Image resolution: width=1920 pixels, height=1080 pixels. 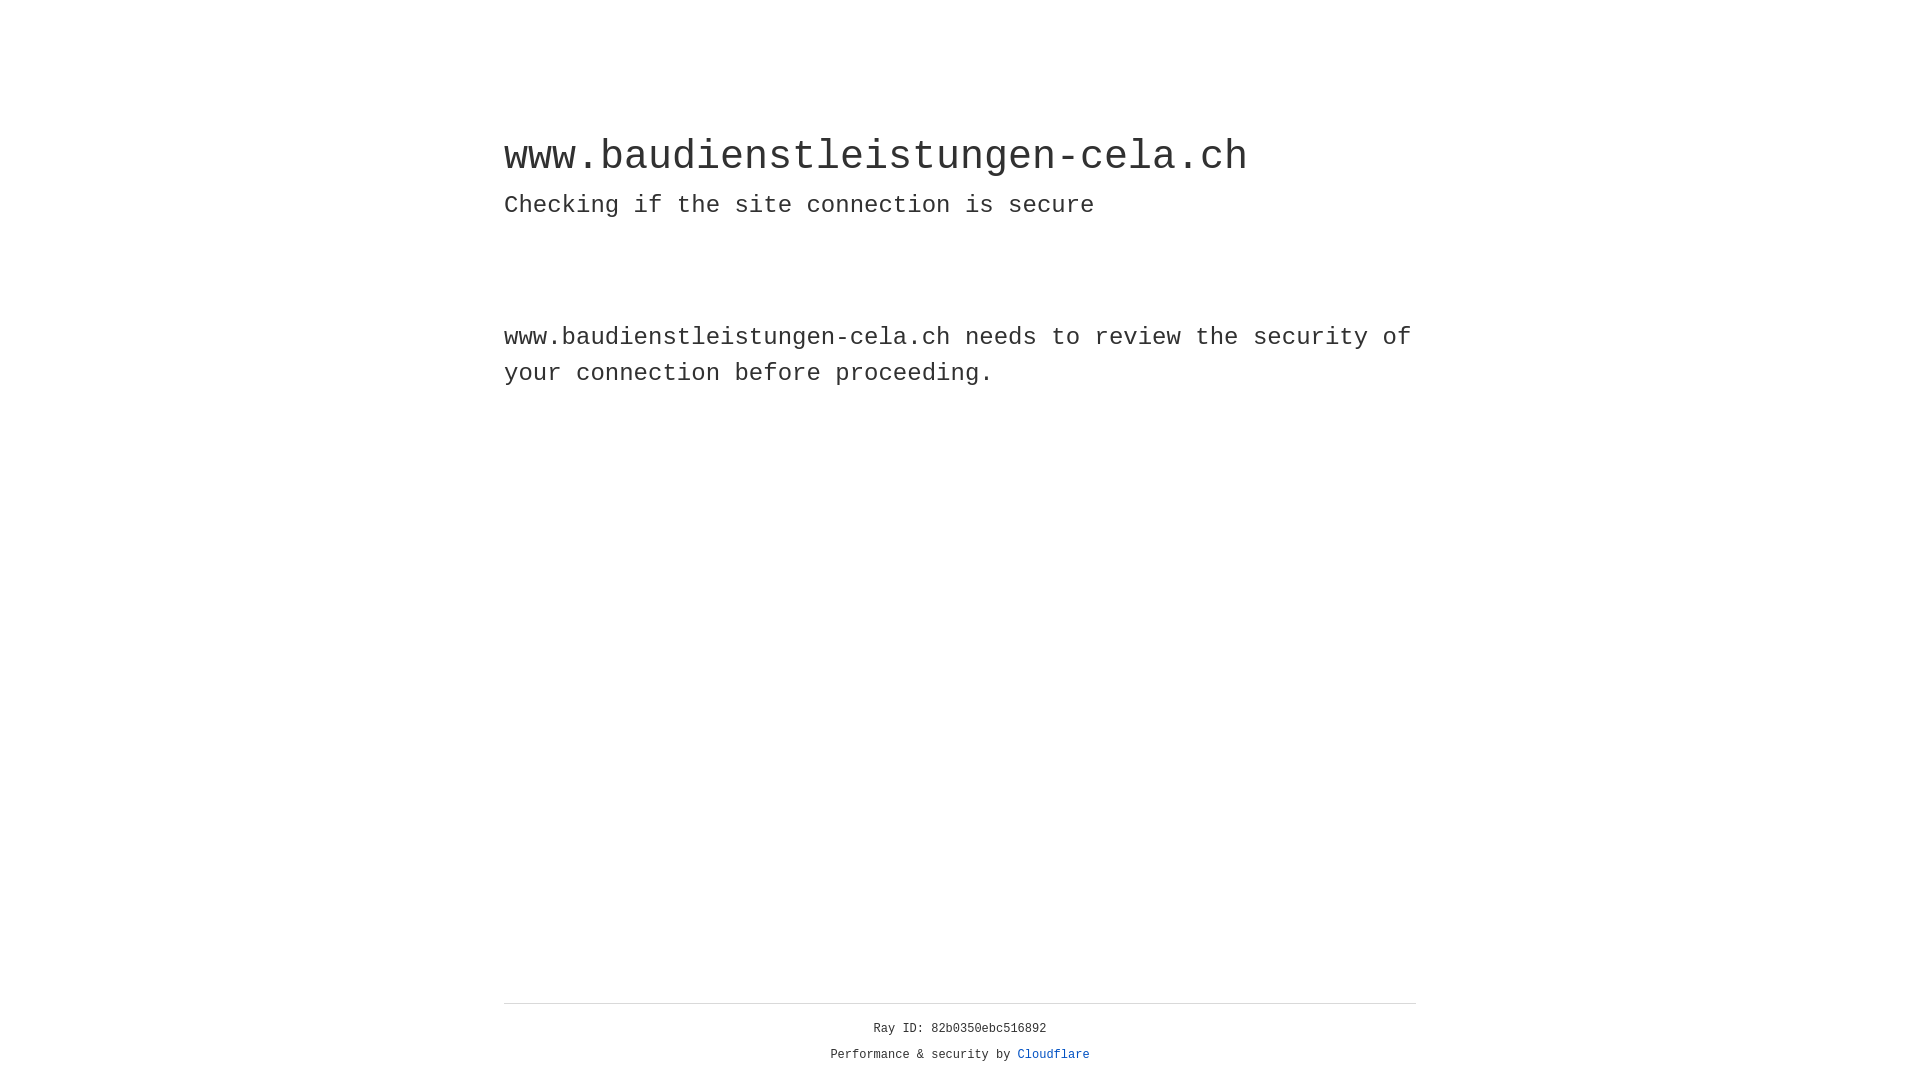 I want to click on 'Cloudflare', so click(x=1053, y=1054).